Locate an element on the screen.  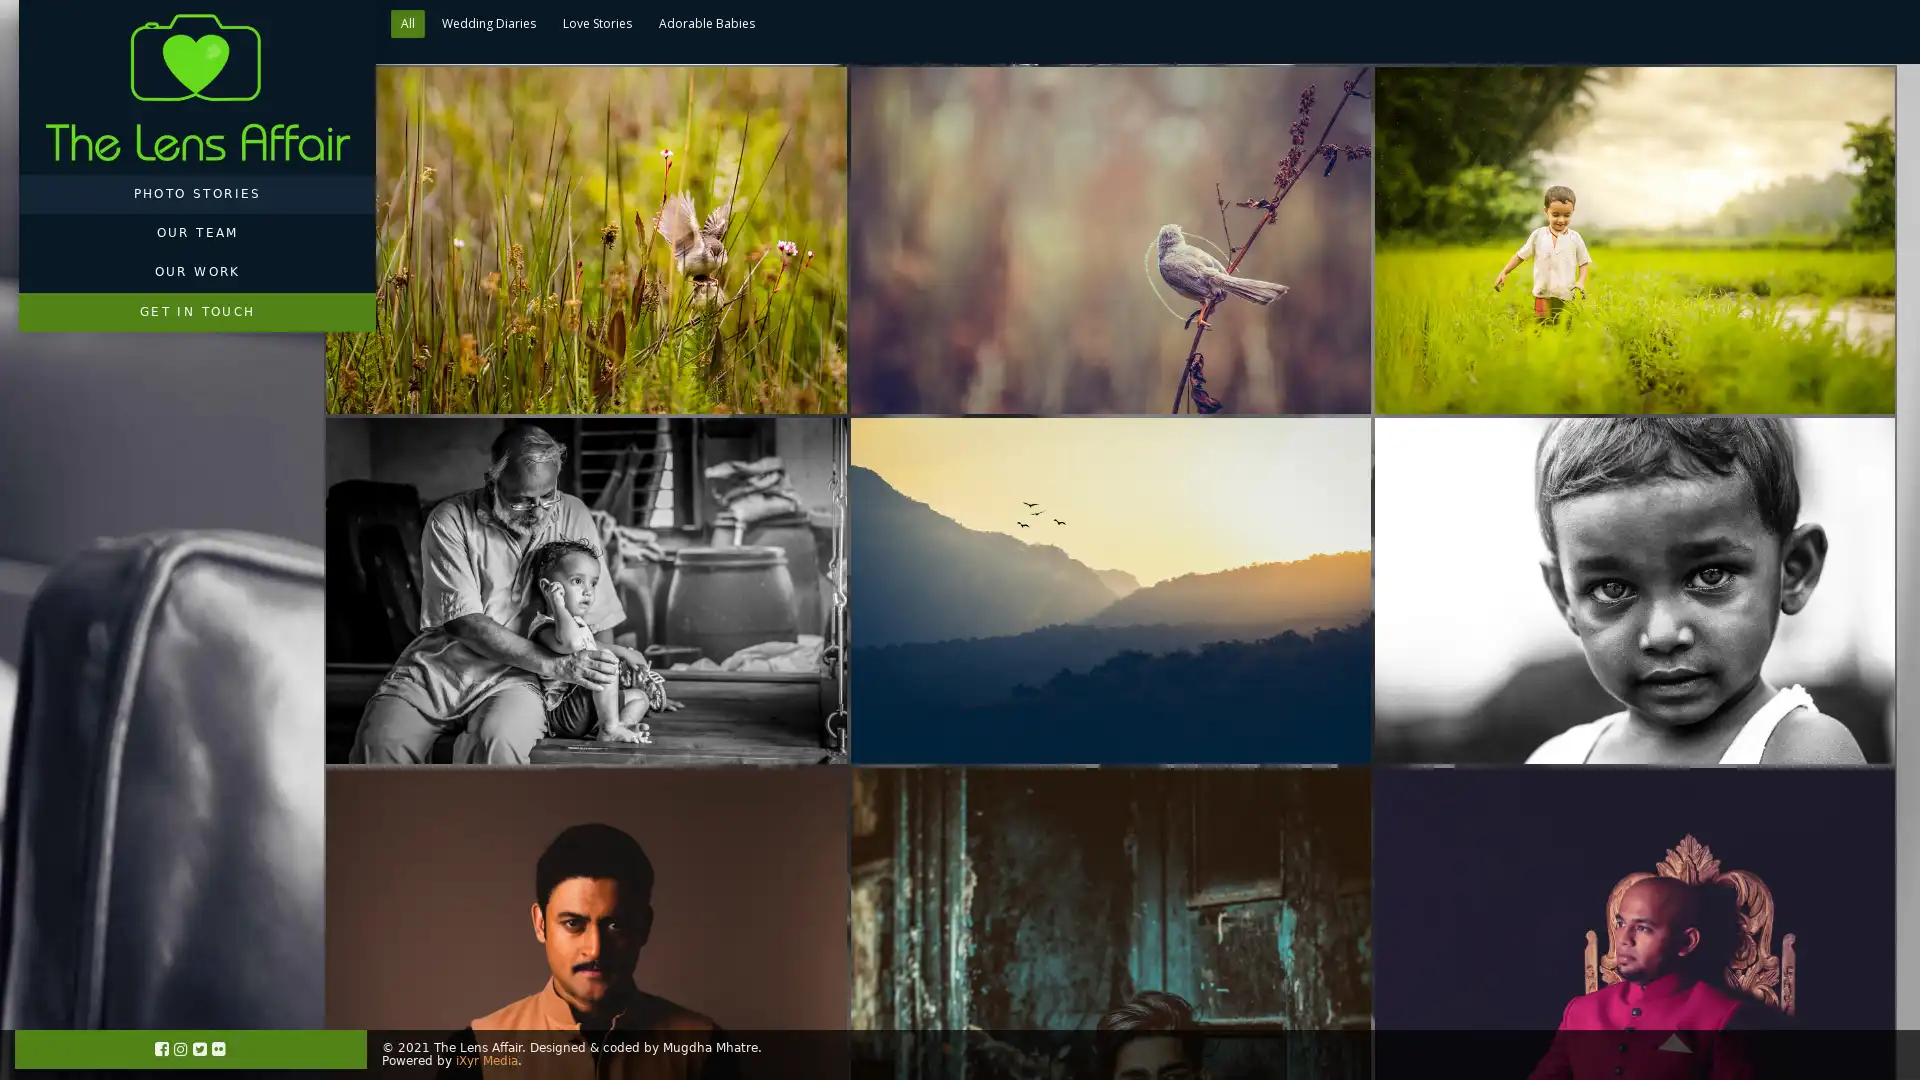
Adorable Babies is located at coordinates (705, 23).